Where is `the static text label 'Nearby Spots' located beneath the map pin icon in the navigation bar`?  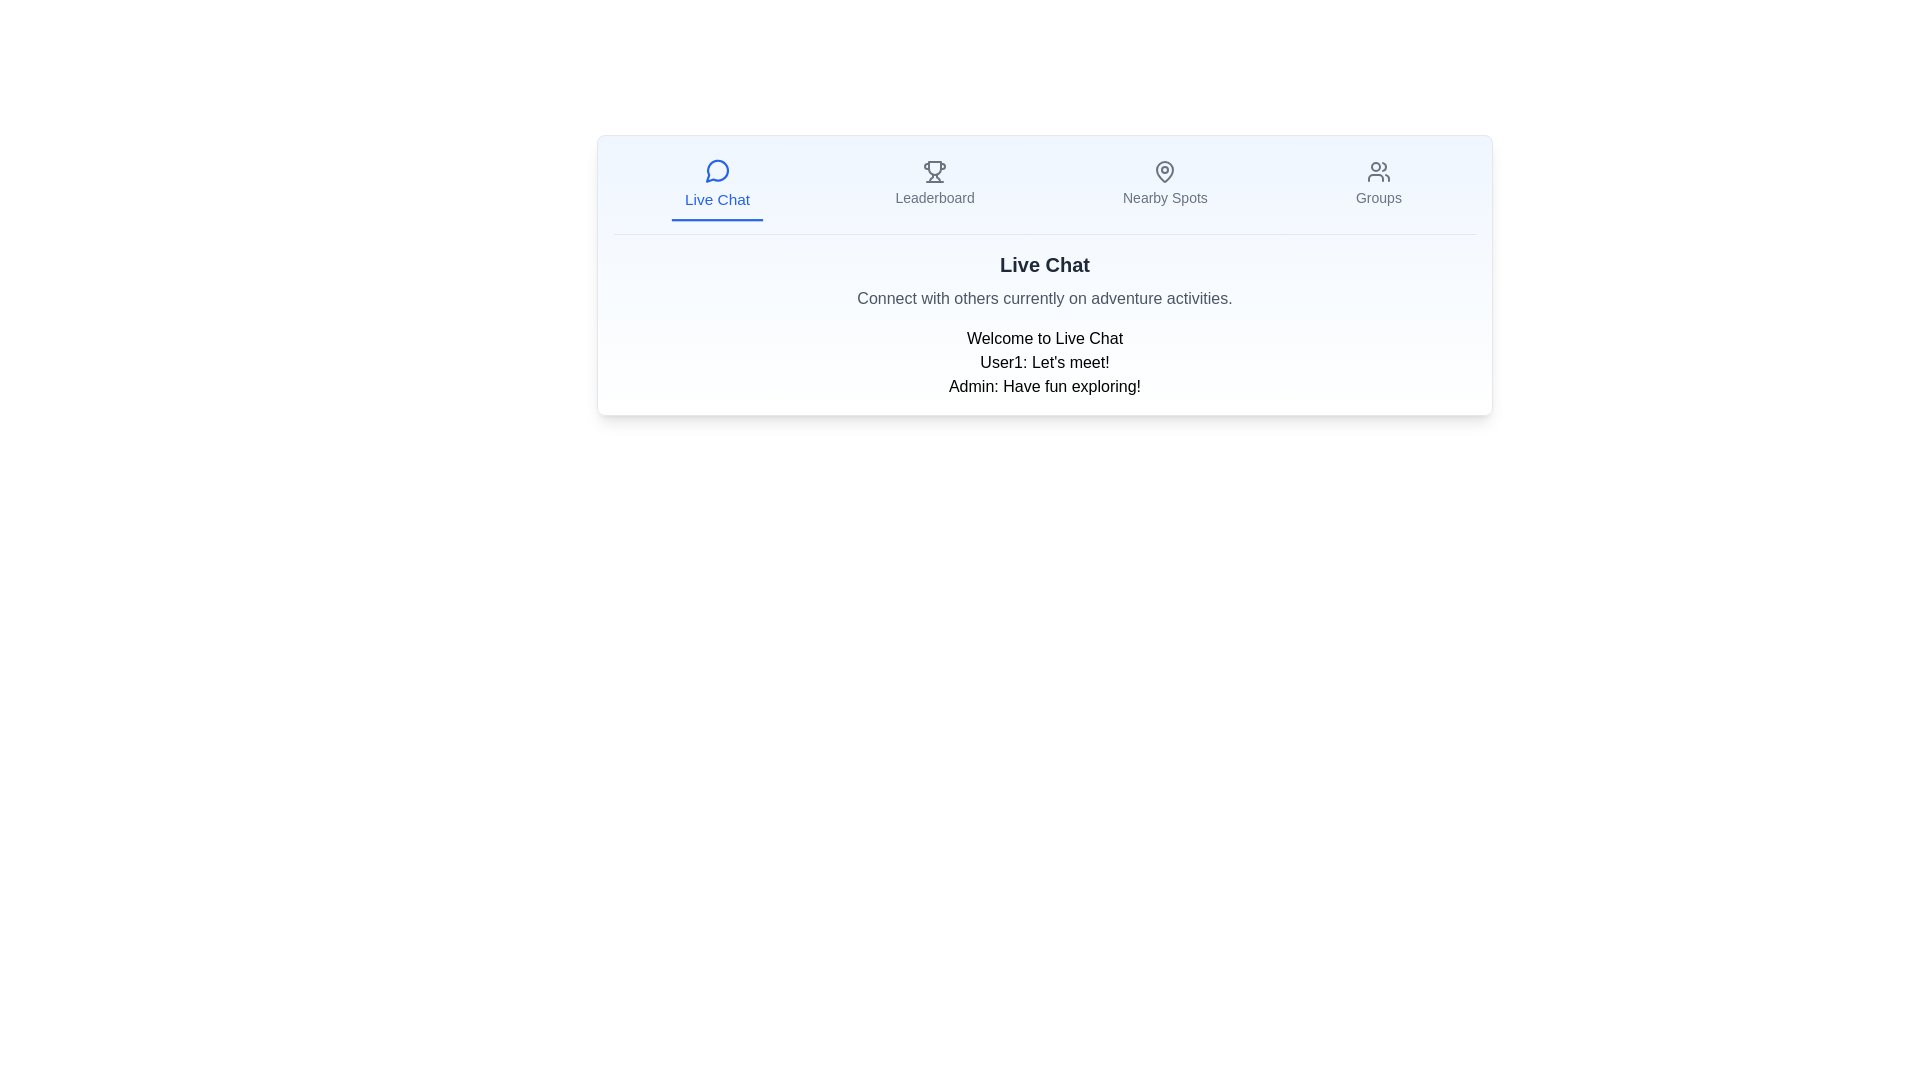
the static text label 'Nearby Spots' located beneath the map pin icon in the navigation bar is located at coordinates (1165, 197).